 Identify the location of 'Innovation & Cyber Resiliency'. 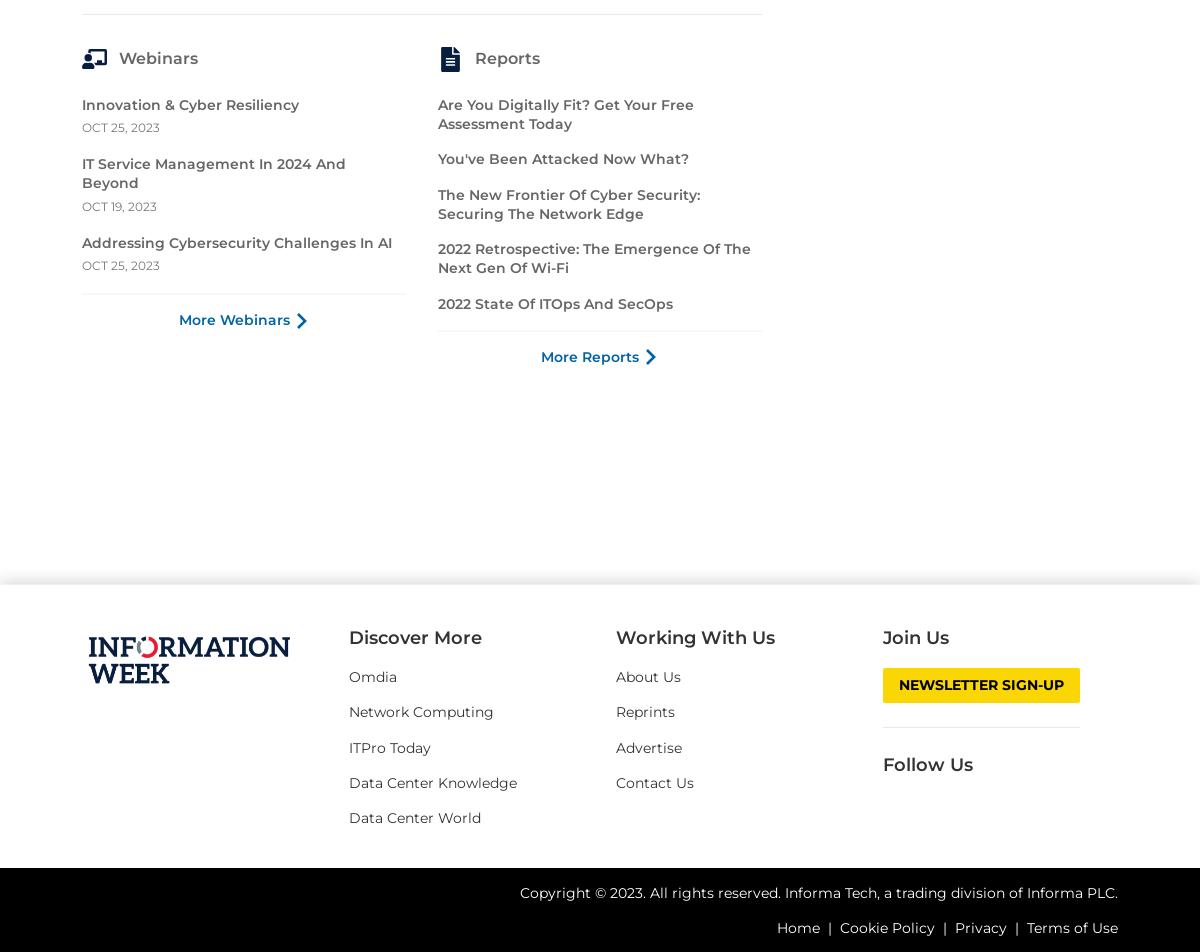
(81, 468).